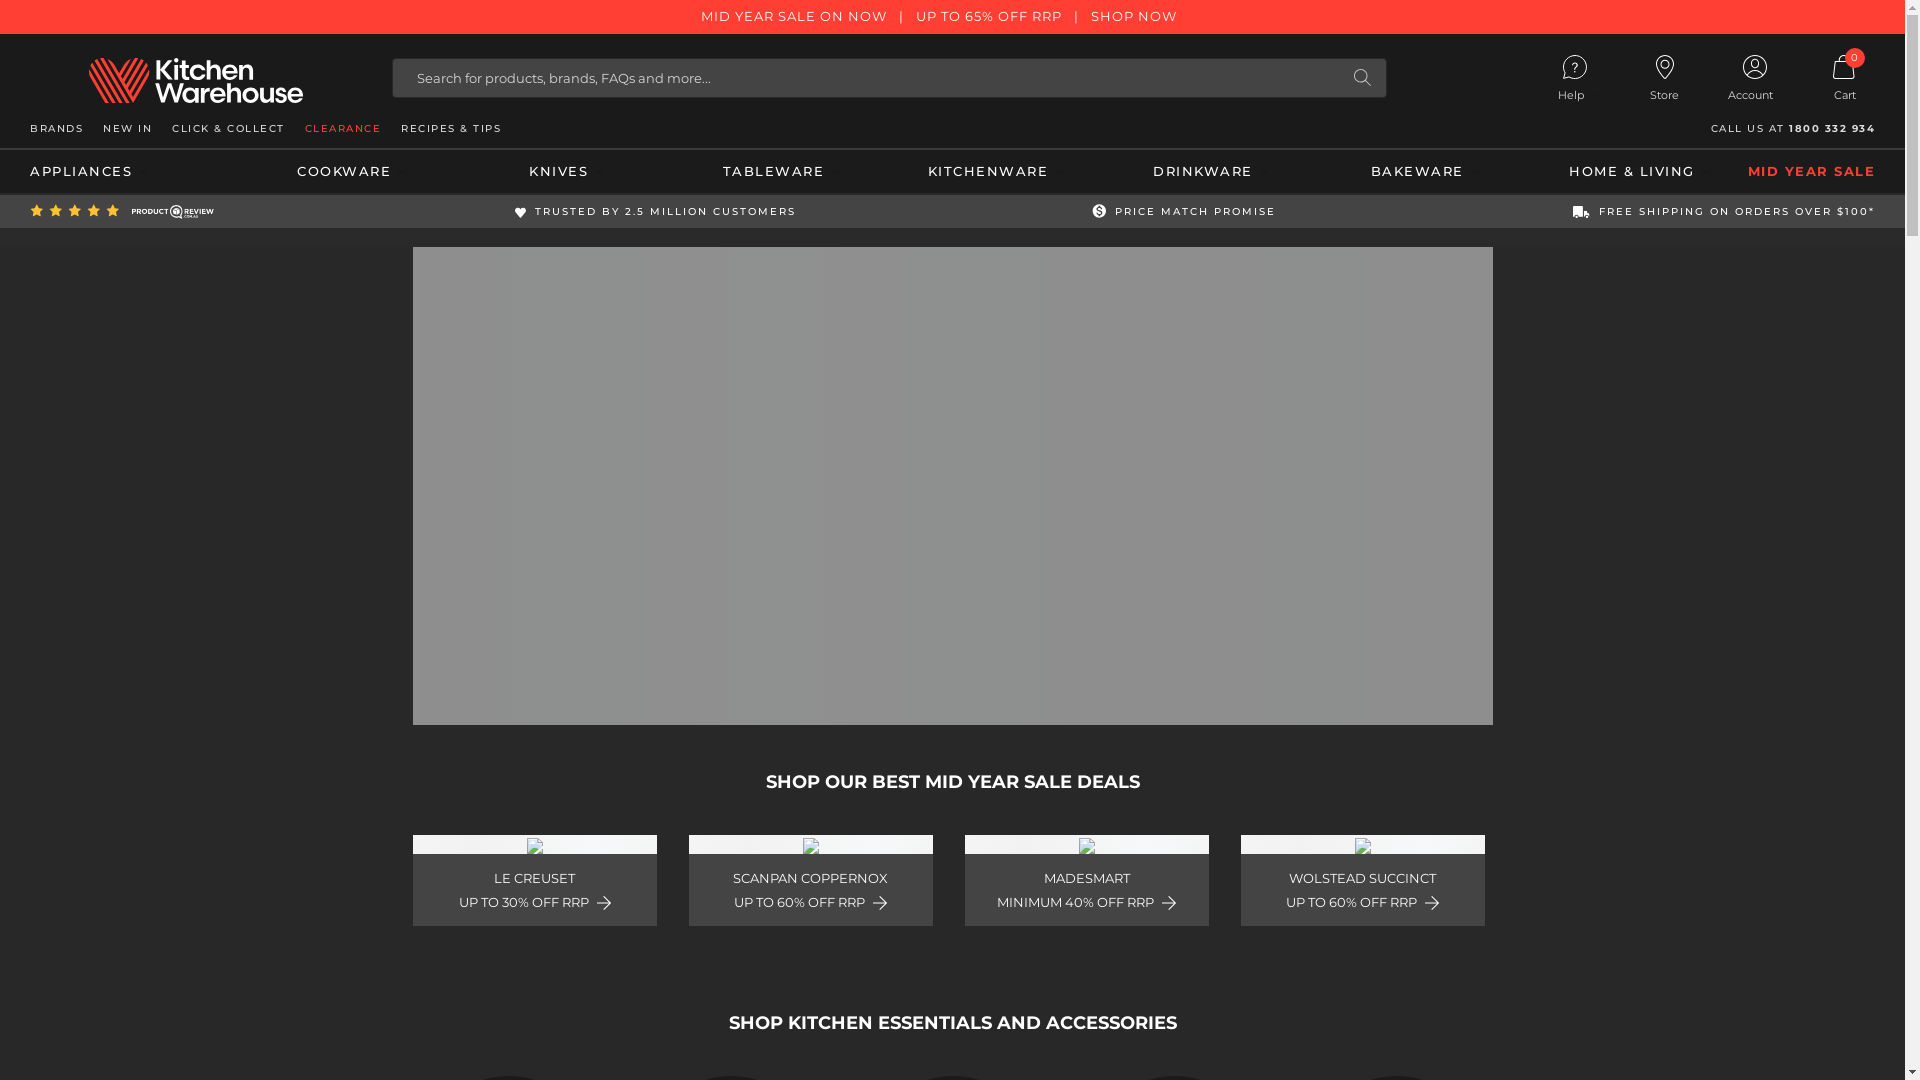 The image size is (1920, 1080). Describe the element at coordinates (780, 171) in the screenshot. I see `'TABLEWARE'` at that location.